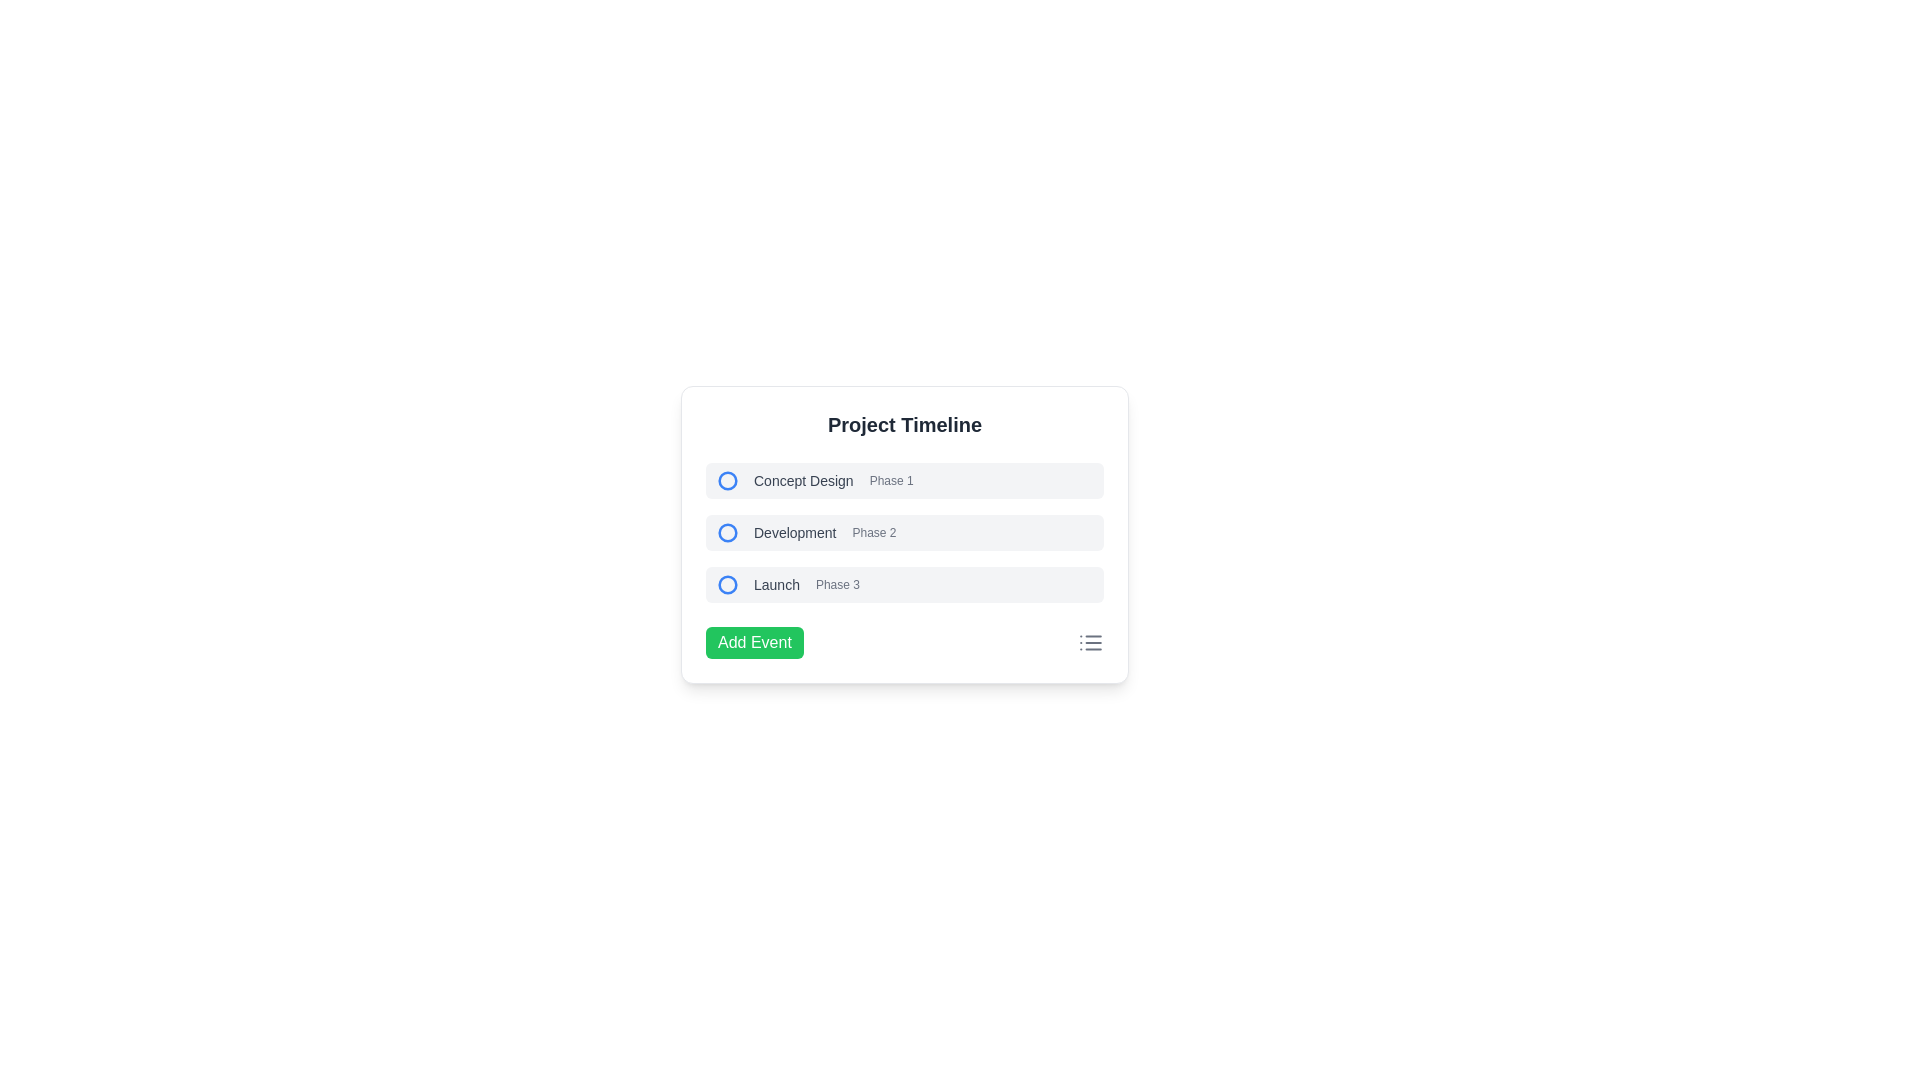  I want to click on the icon located in the second row under 'Project Timeline', to the left of the text 'Development Phase 2', so click(727, 531).